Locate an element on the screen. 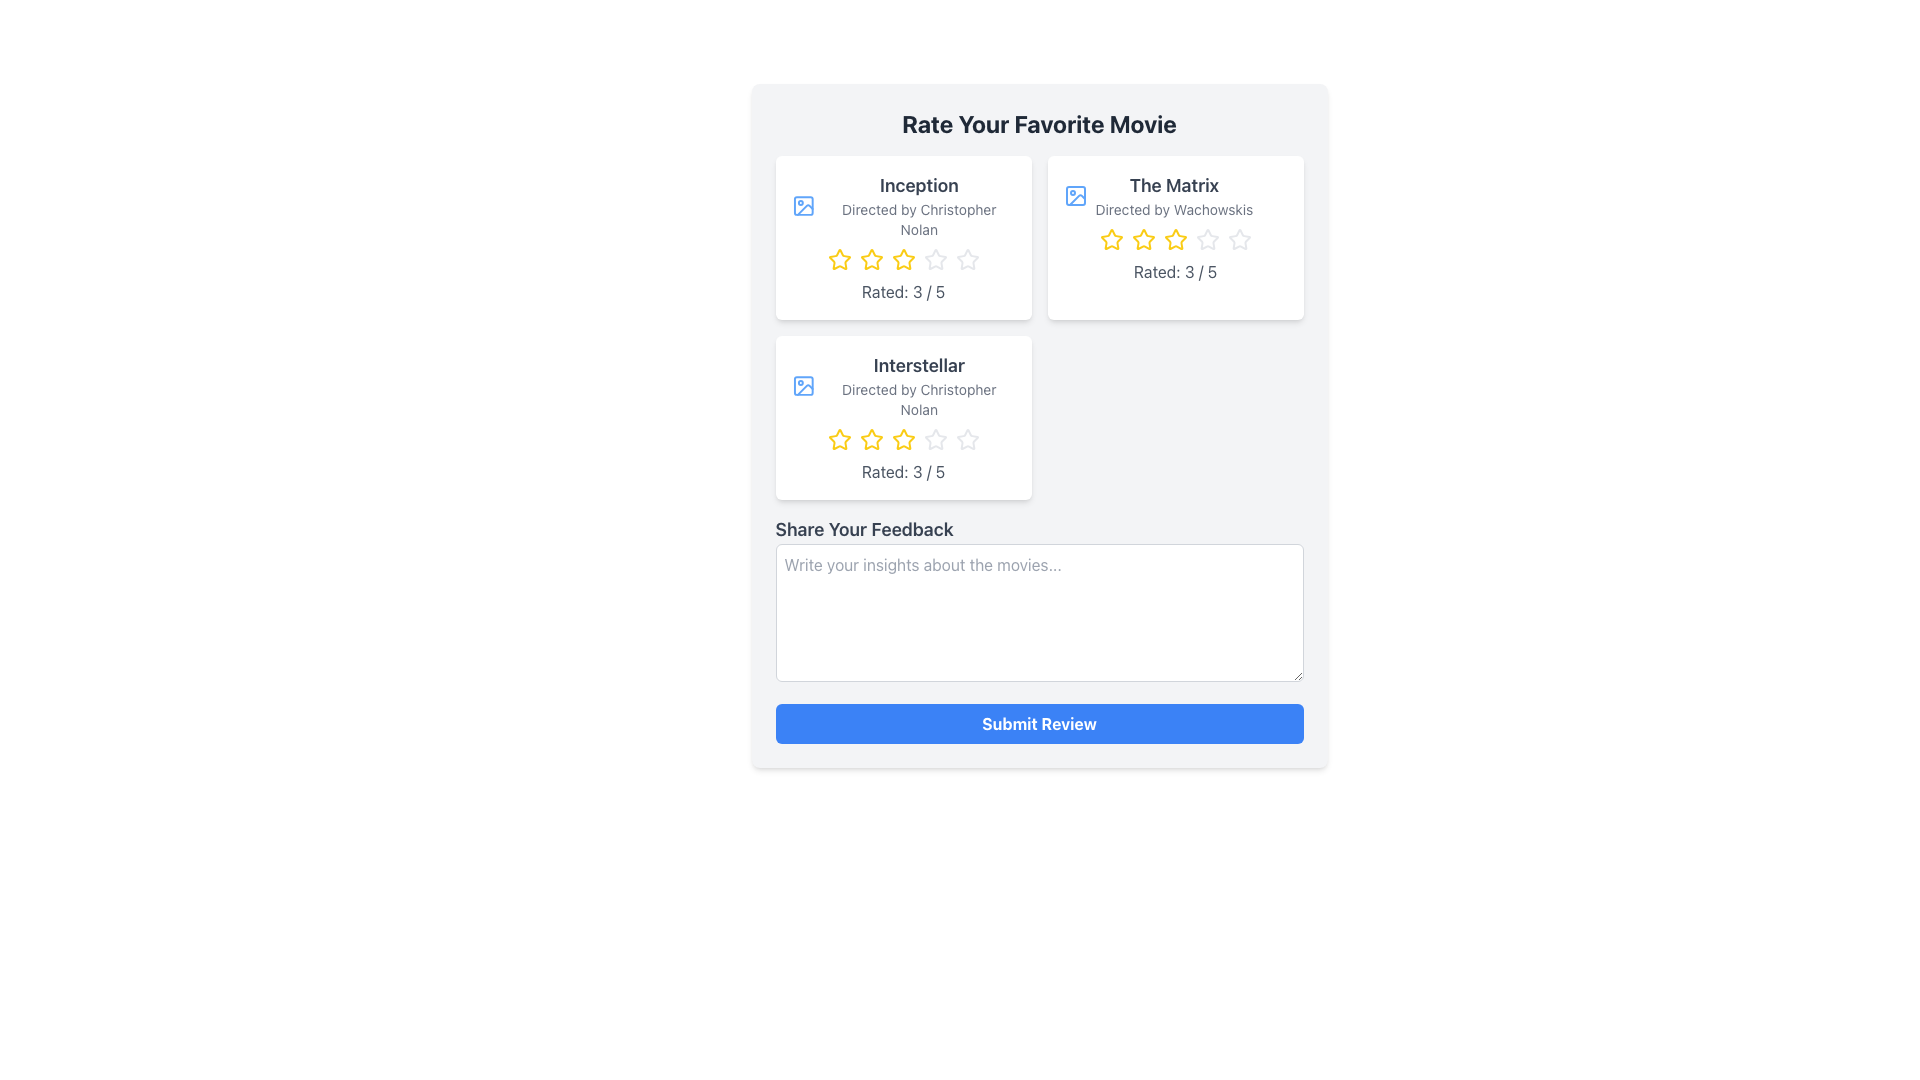 The image size is (1920, 1080). the SVG graphical element, which is a rounded rectangle located in the left section of the card for the movie 'Interstellar', positioned within an SVG structure is located at coordinates (803, 385).